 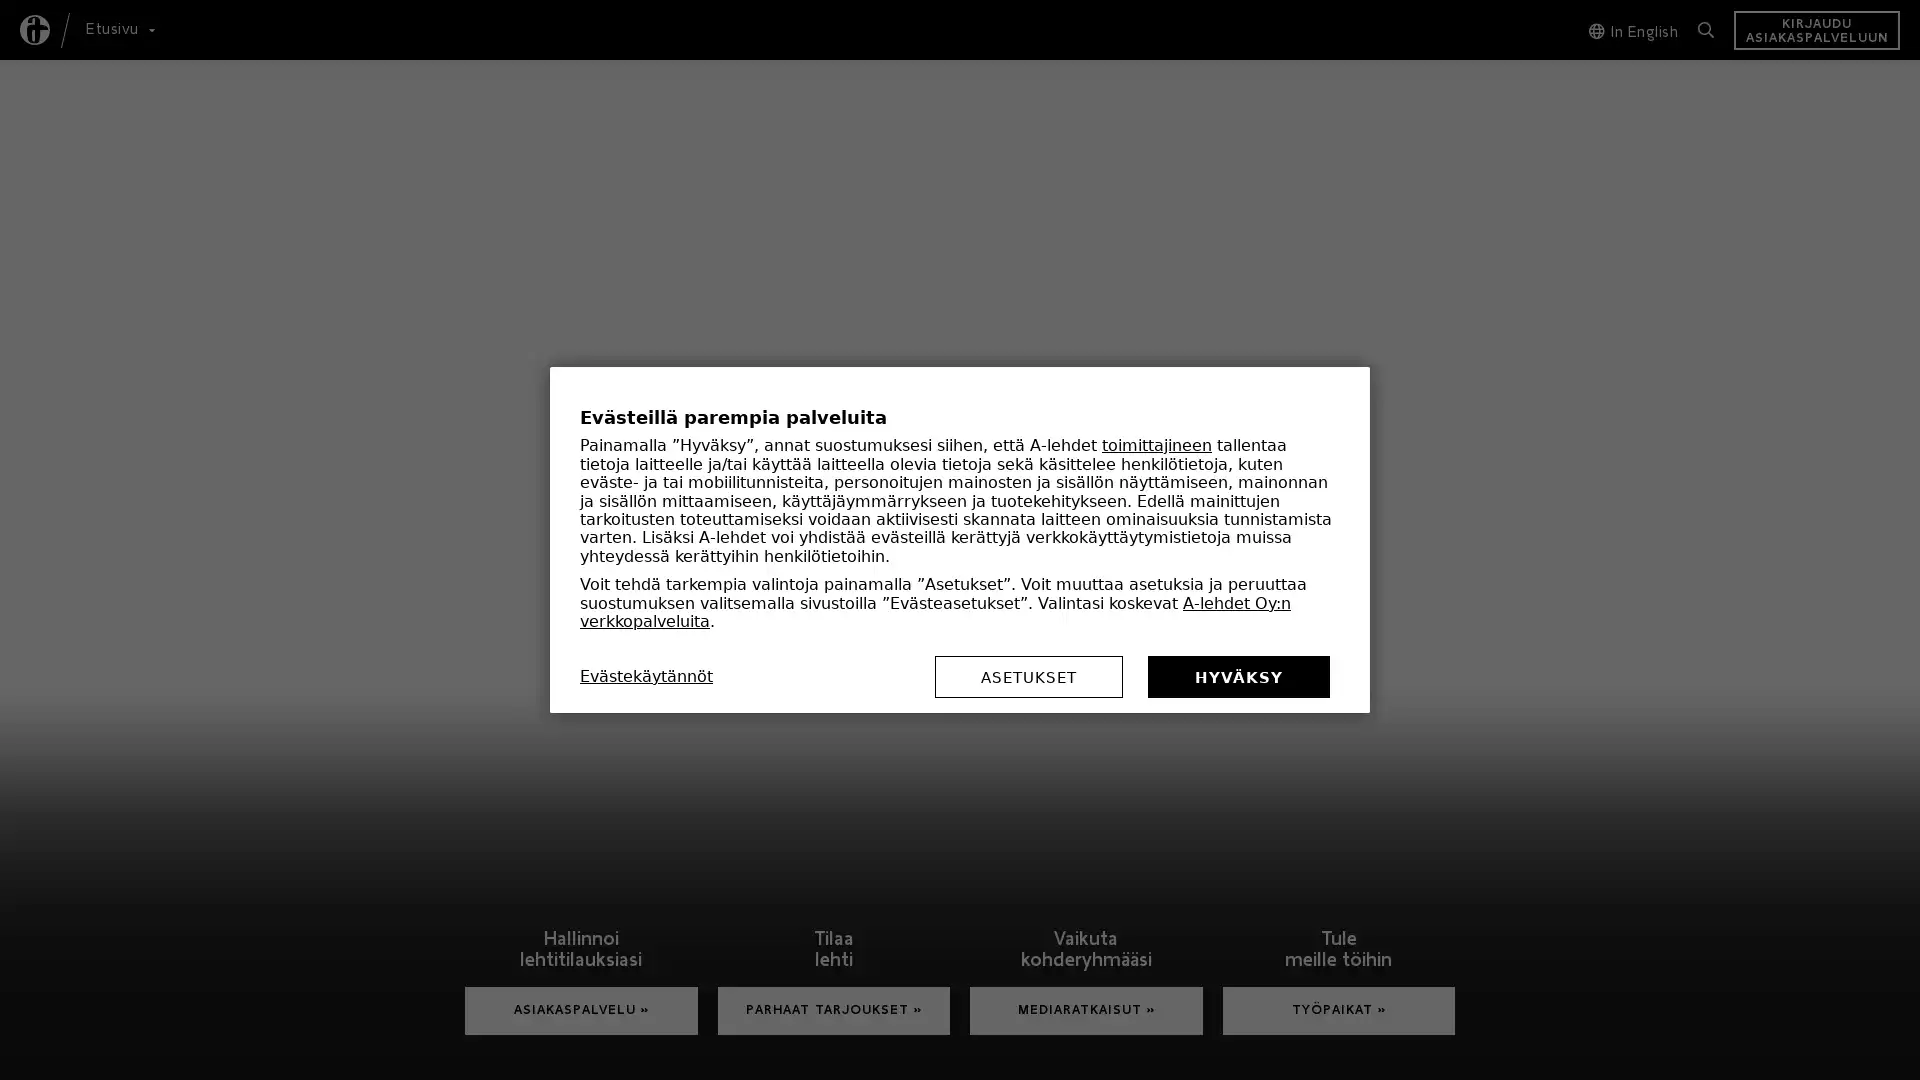 I want to click on HYVAKSY, so click(x=1238, y=648).